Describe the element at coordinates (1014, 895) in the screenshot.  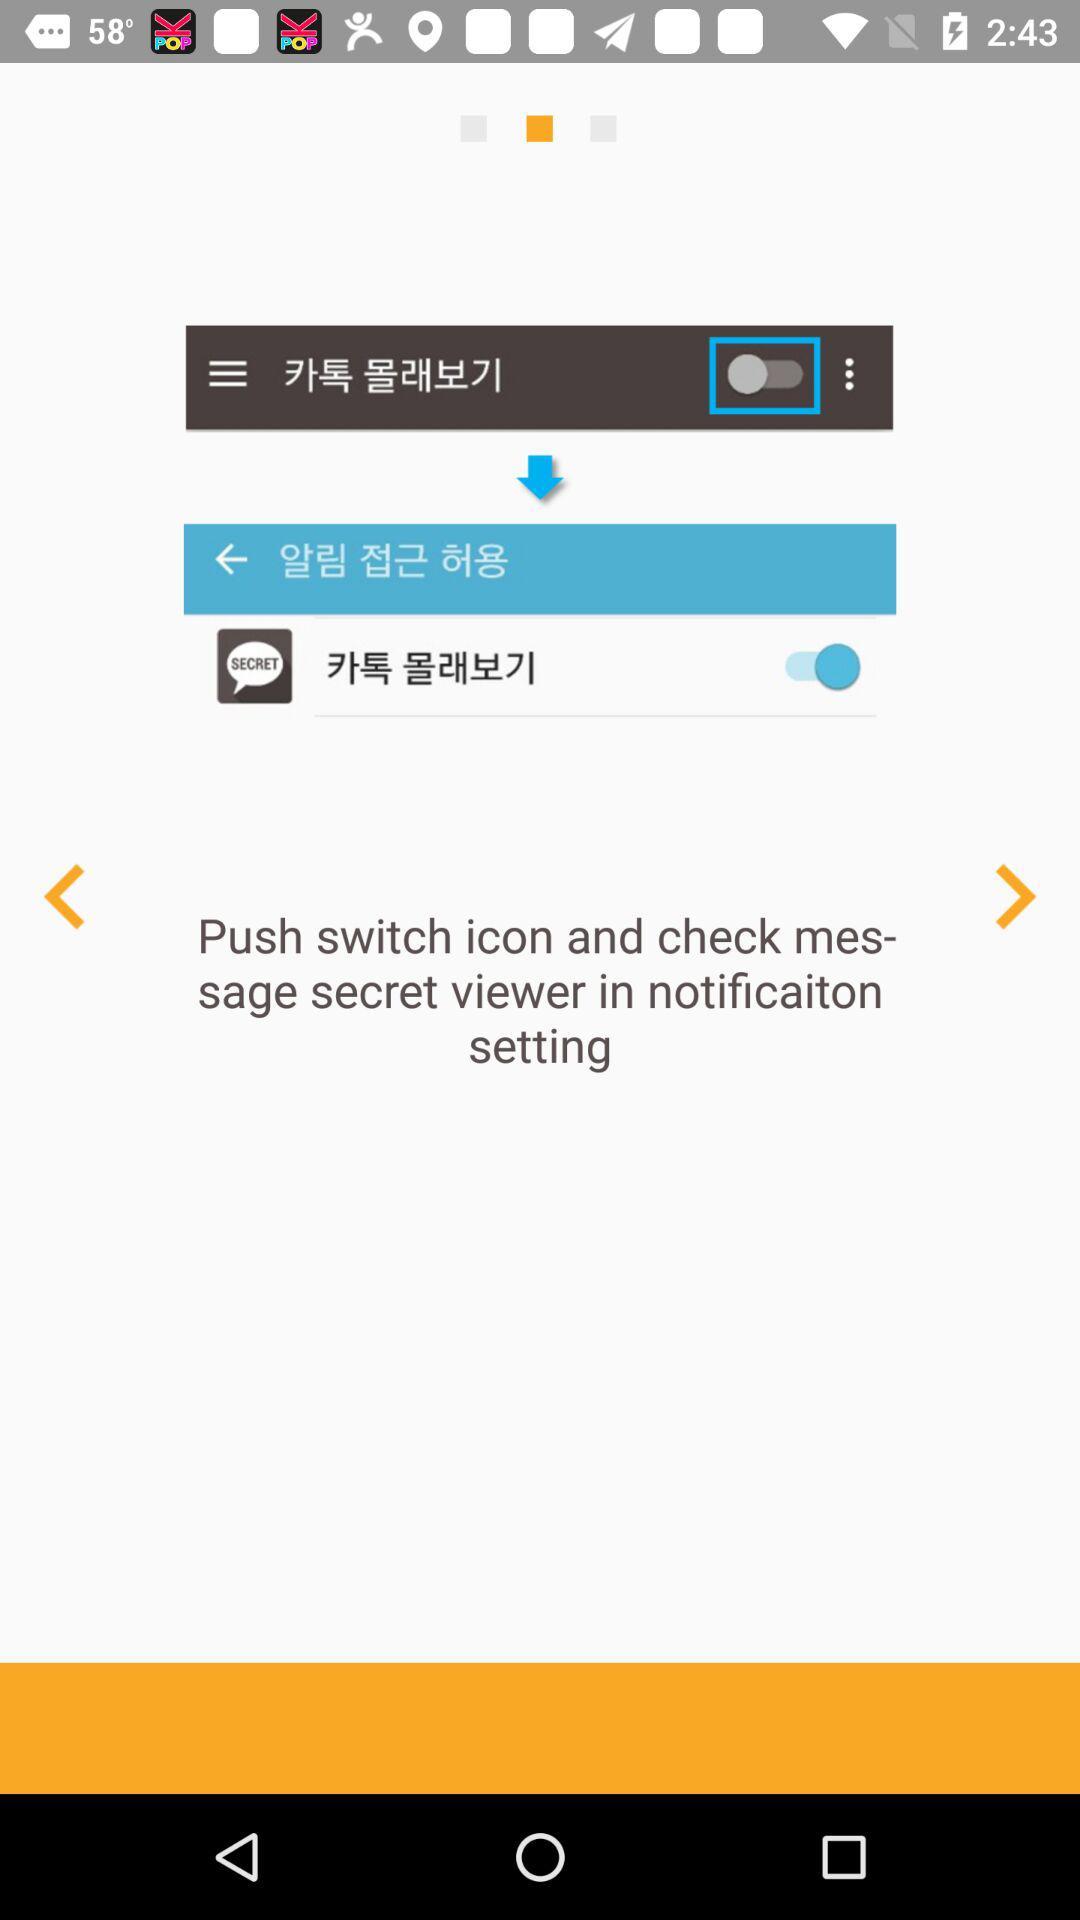
I see `next` at that location.